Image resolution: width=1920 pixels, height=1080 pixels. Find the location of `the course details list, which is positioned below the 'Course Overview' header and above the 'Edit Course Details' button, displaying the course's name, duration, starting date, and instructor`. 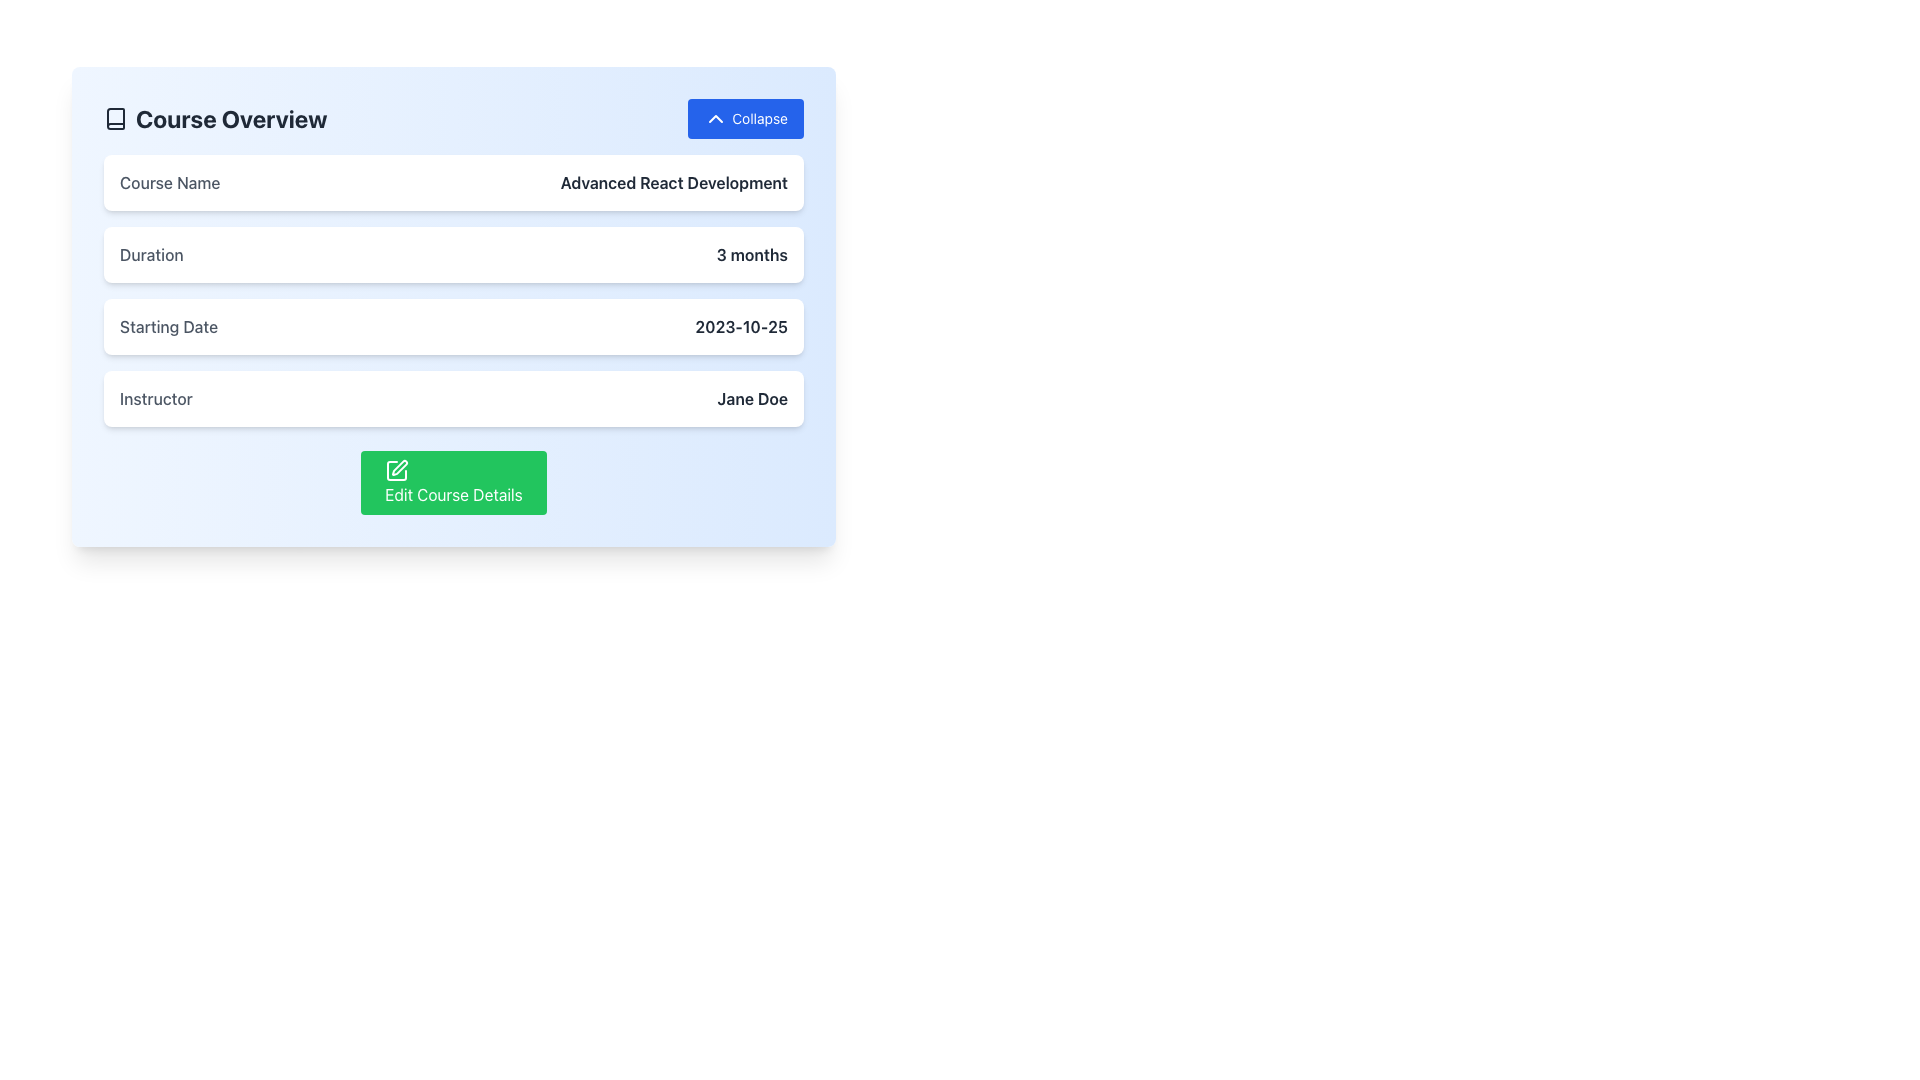

the course details list, which is positioned below the 'Course Overview' header and above the 'Edit Course Details' button, displaying the course's name, duration, starting date, and instructor is located at coordinates (453, 290).